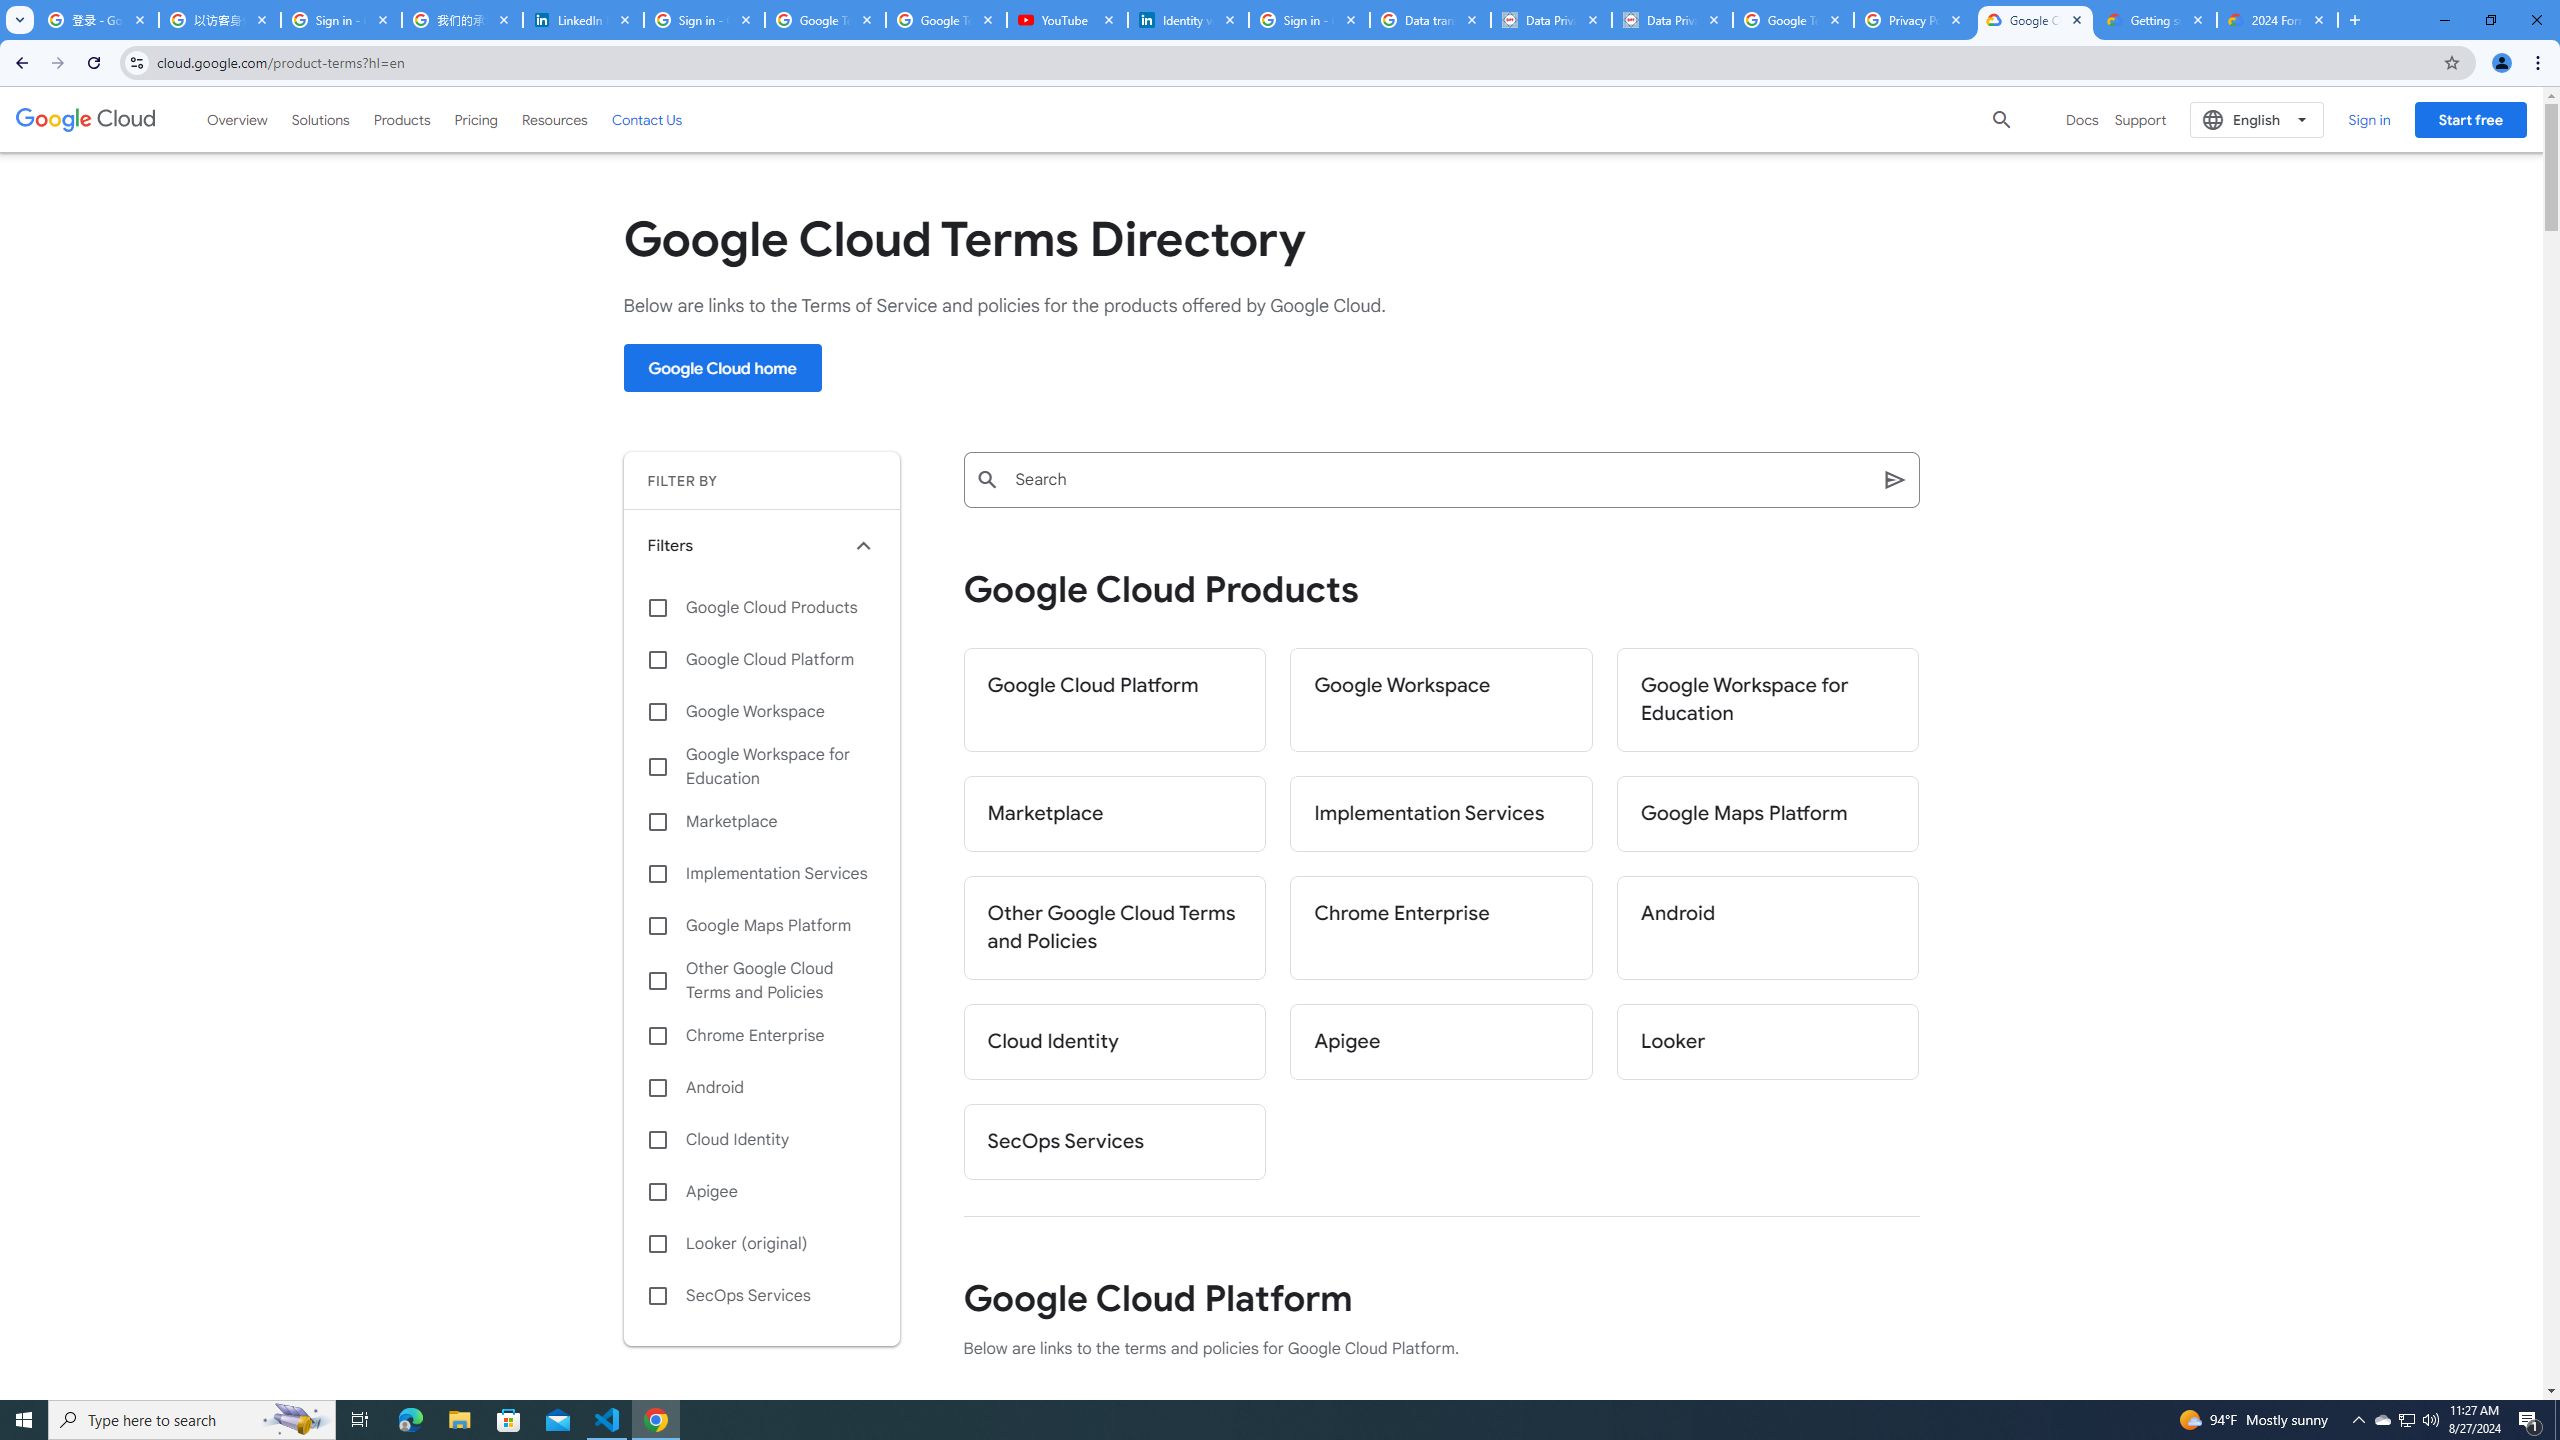 Image resolution: width=2560 pixels, height=1440 pixels. I want to click on 'Marketplace', so click(1113, 813).